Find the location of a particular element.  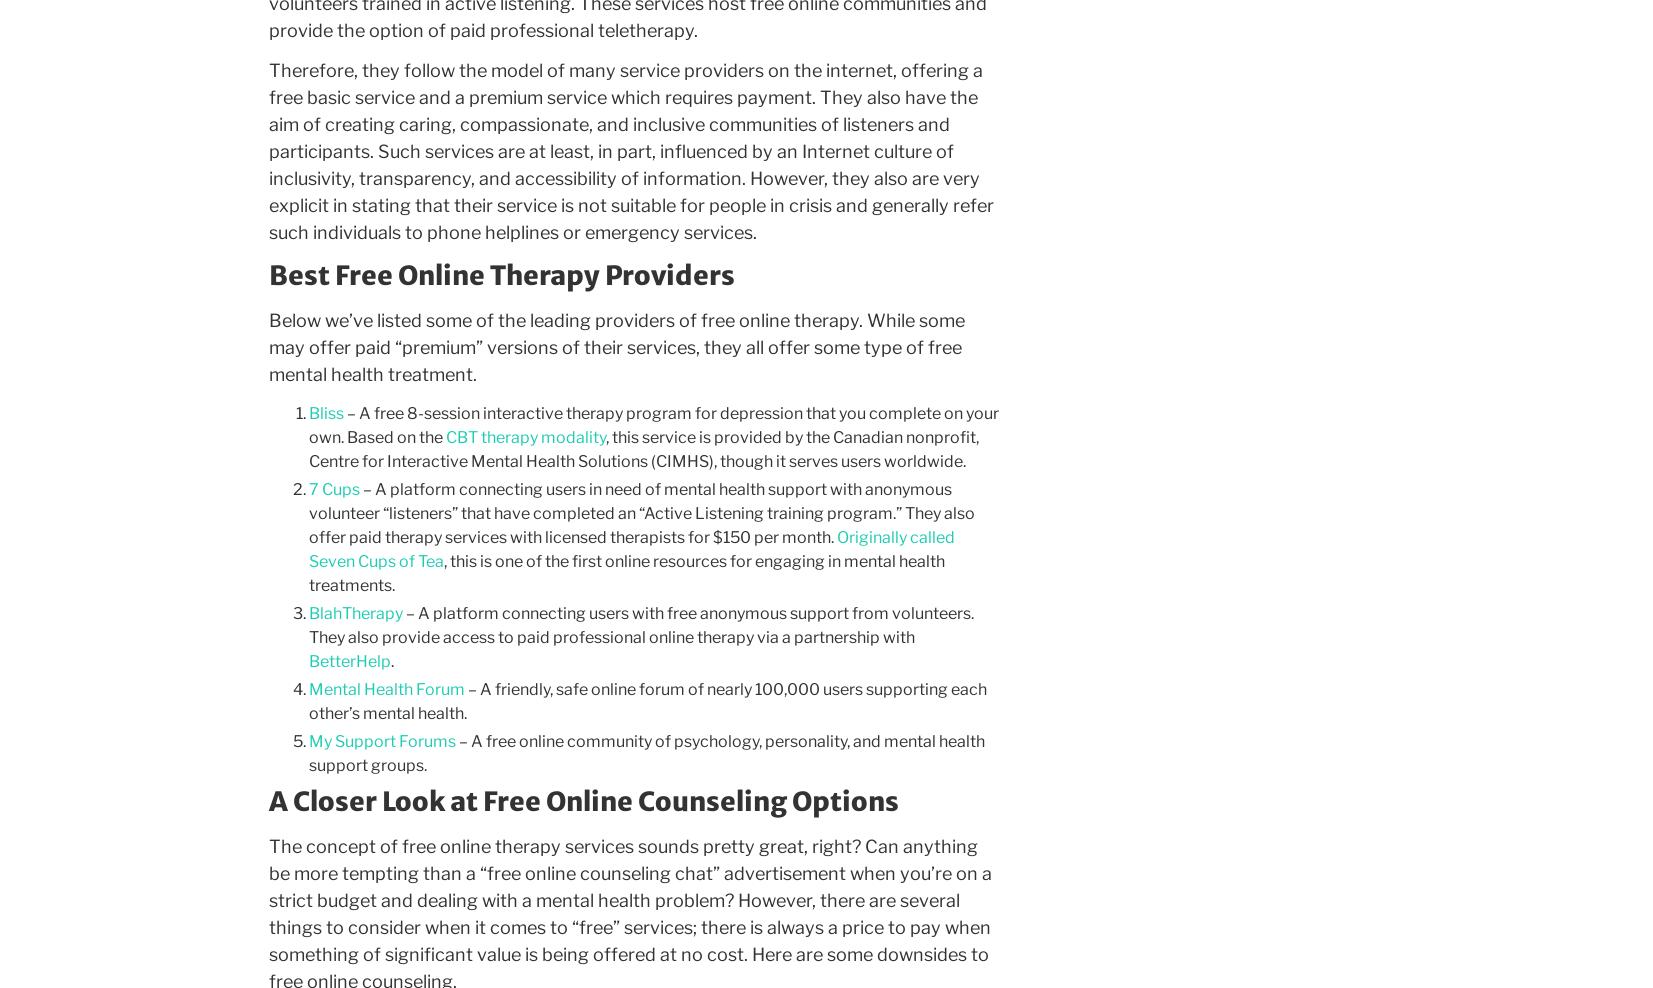

'My Support Forums' is located at coordinates (380, 740).